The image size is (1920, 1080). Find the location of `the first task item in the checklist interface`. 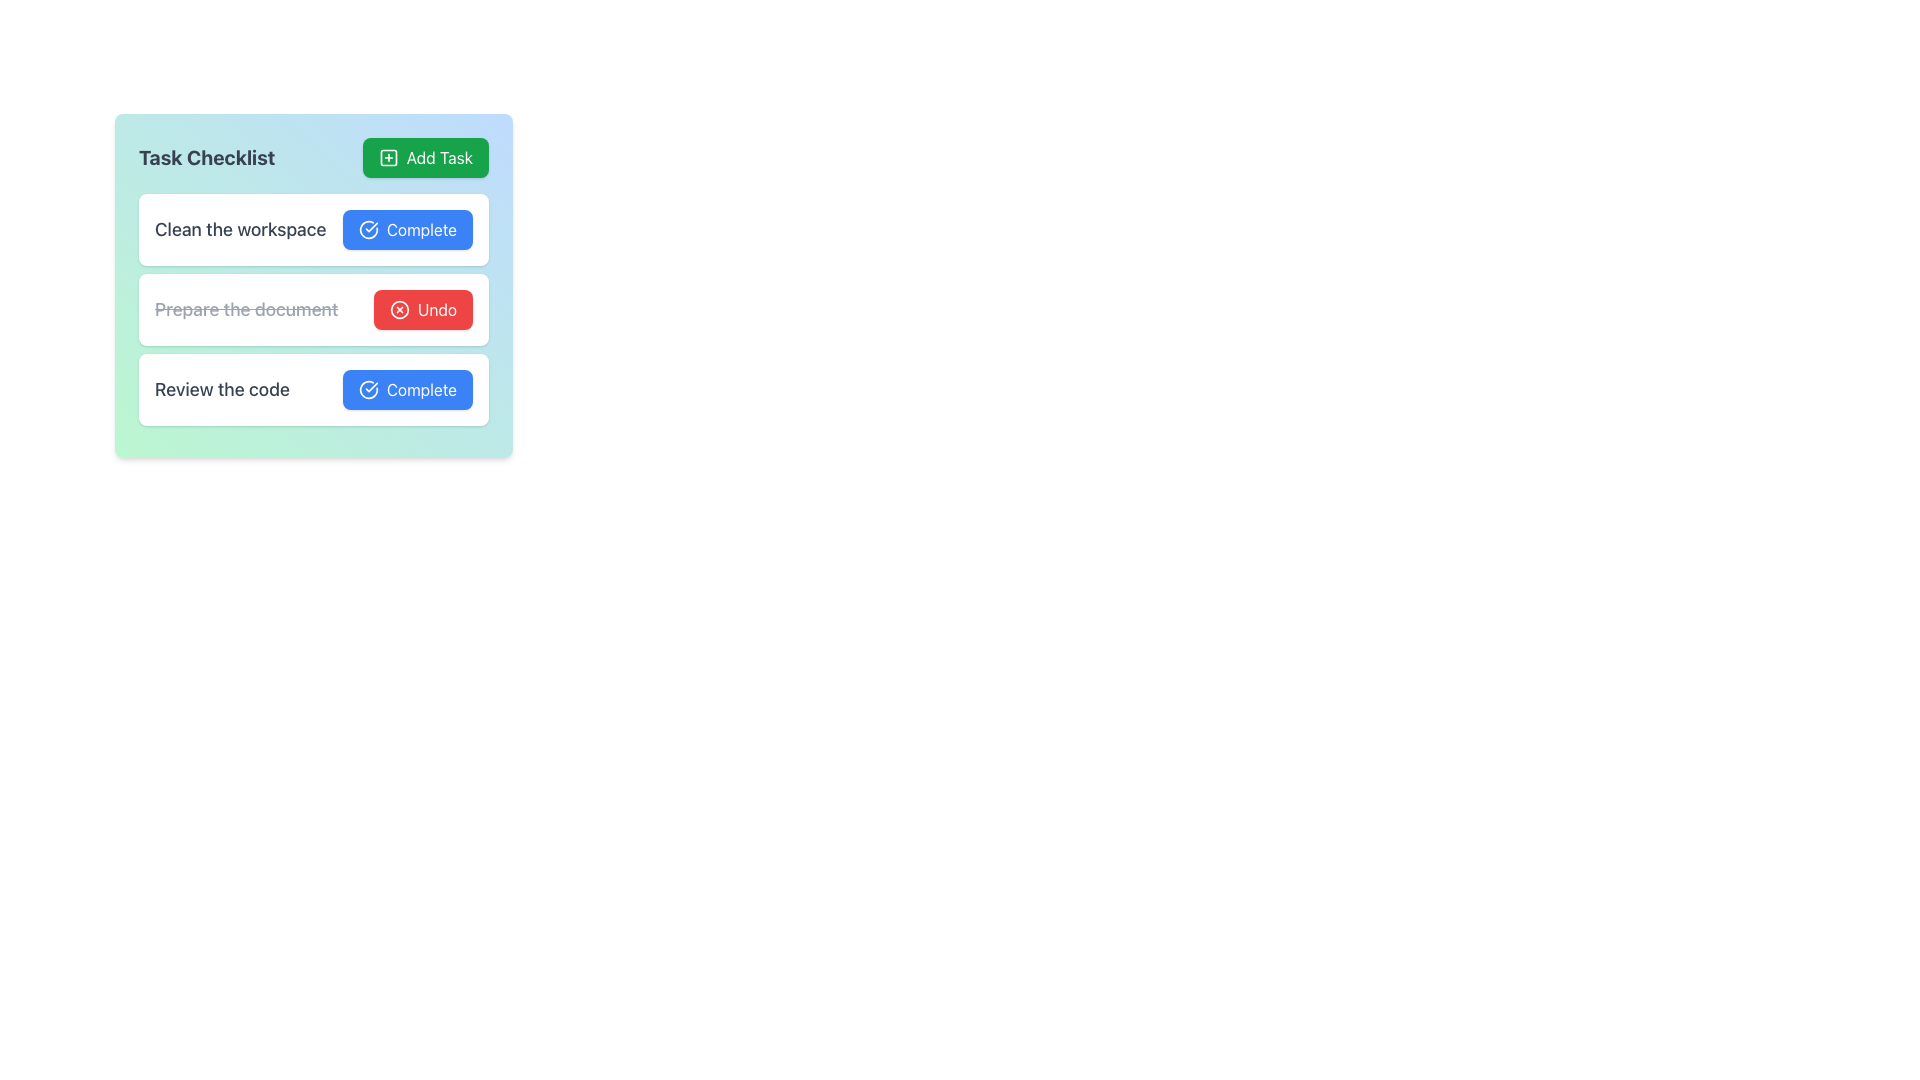

the first task item in the checklist interface is located at coordinates (312, 229).